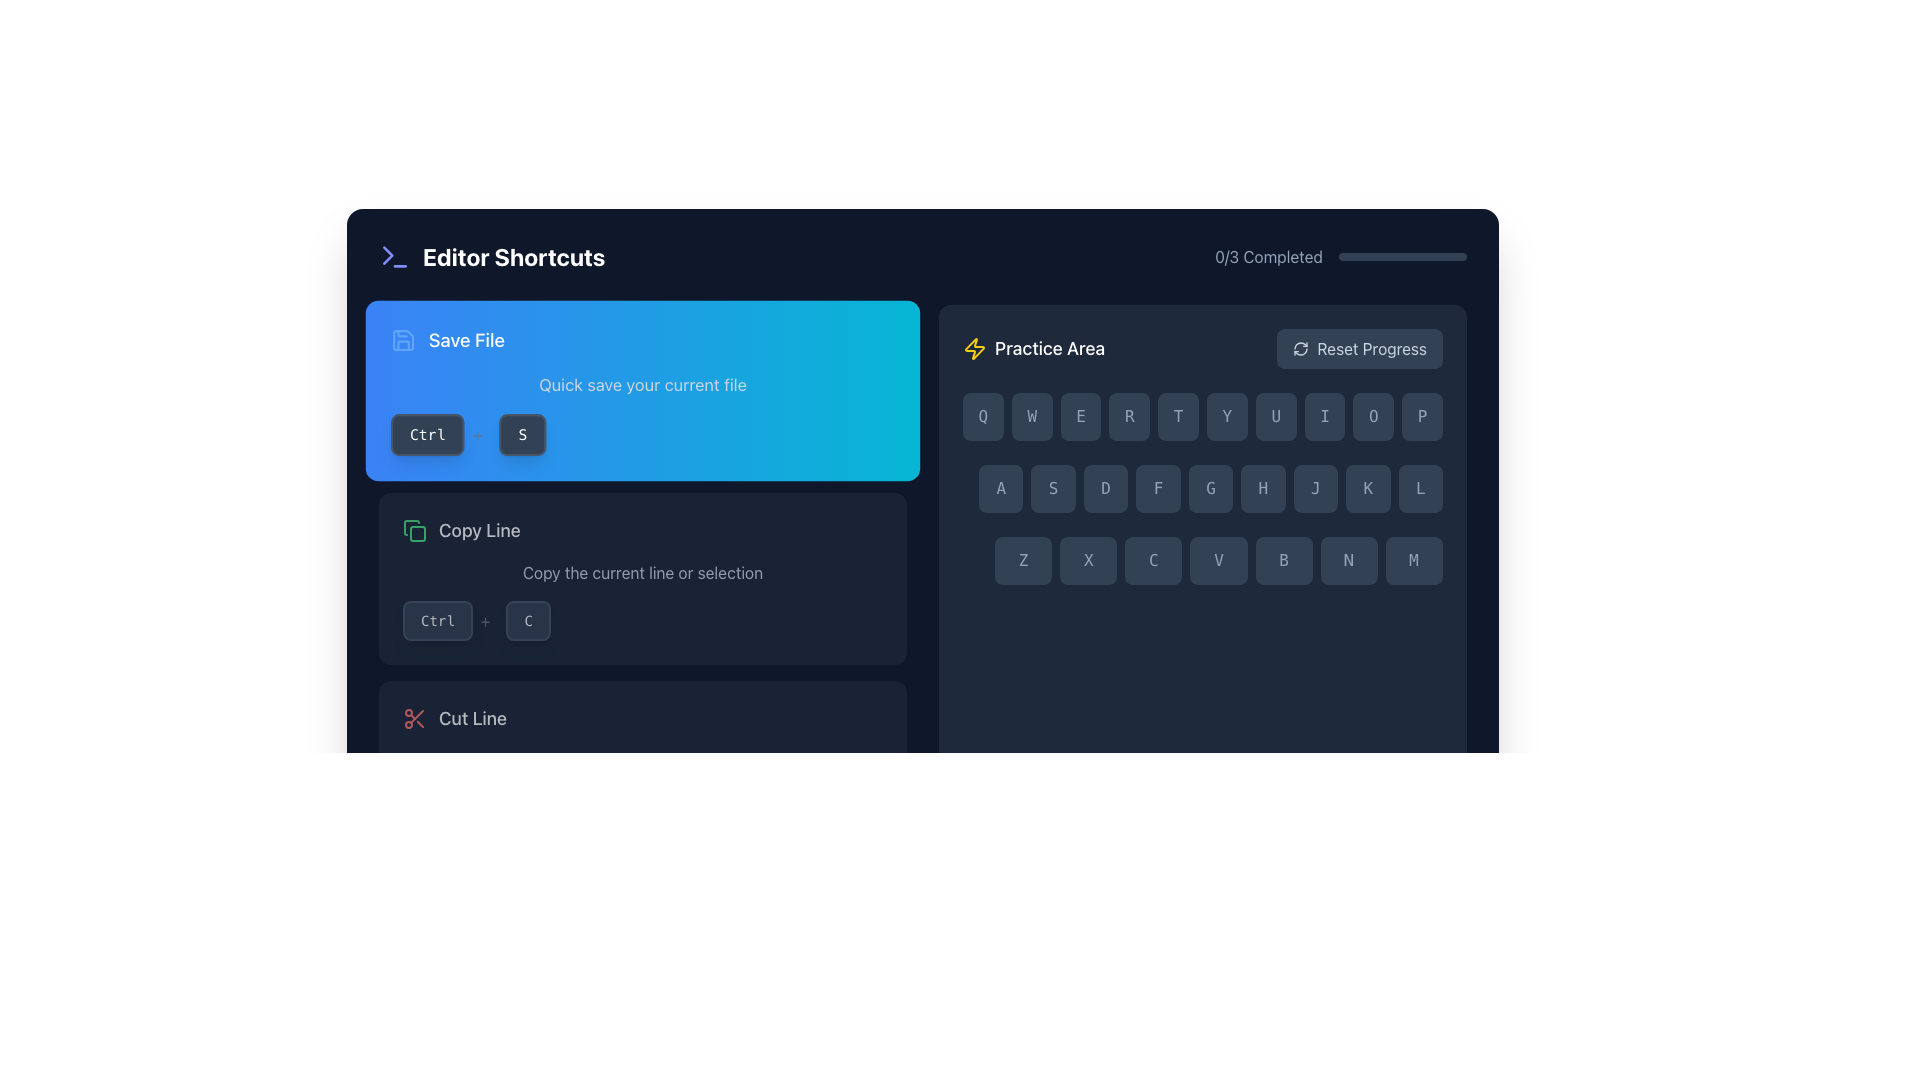  I want to click on the light blue outlined square save icon with a floppy disk symbol, so click(402, 339).